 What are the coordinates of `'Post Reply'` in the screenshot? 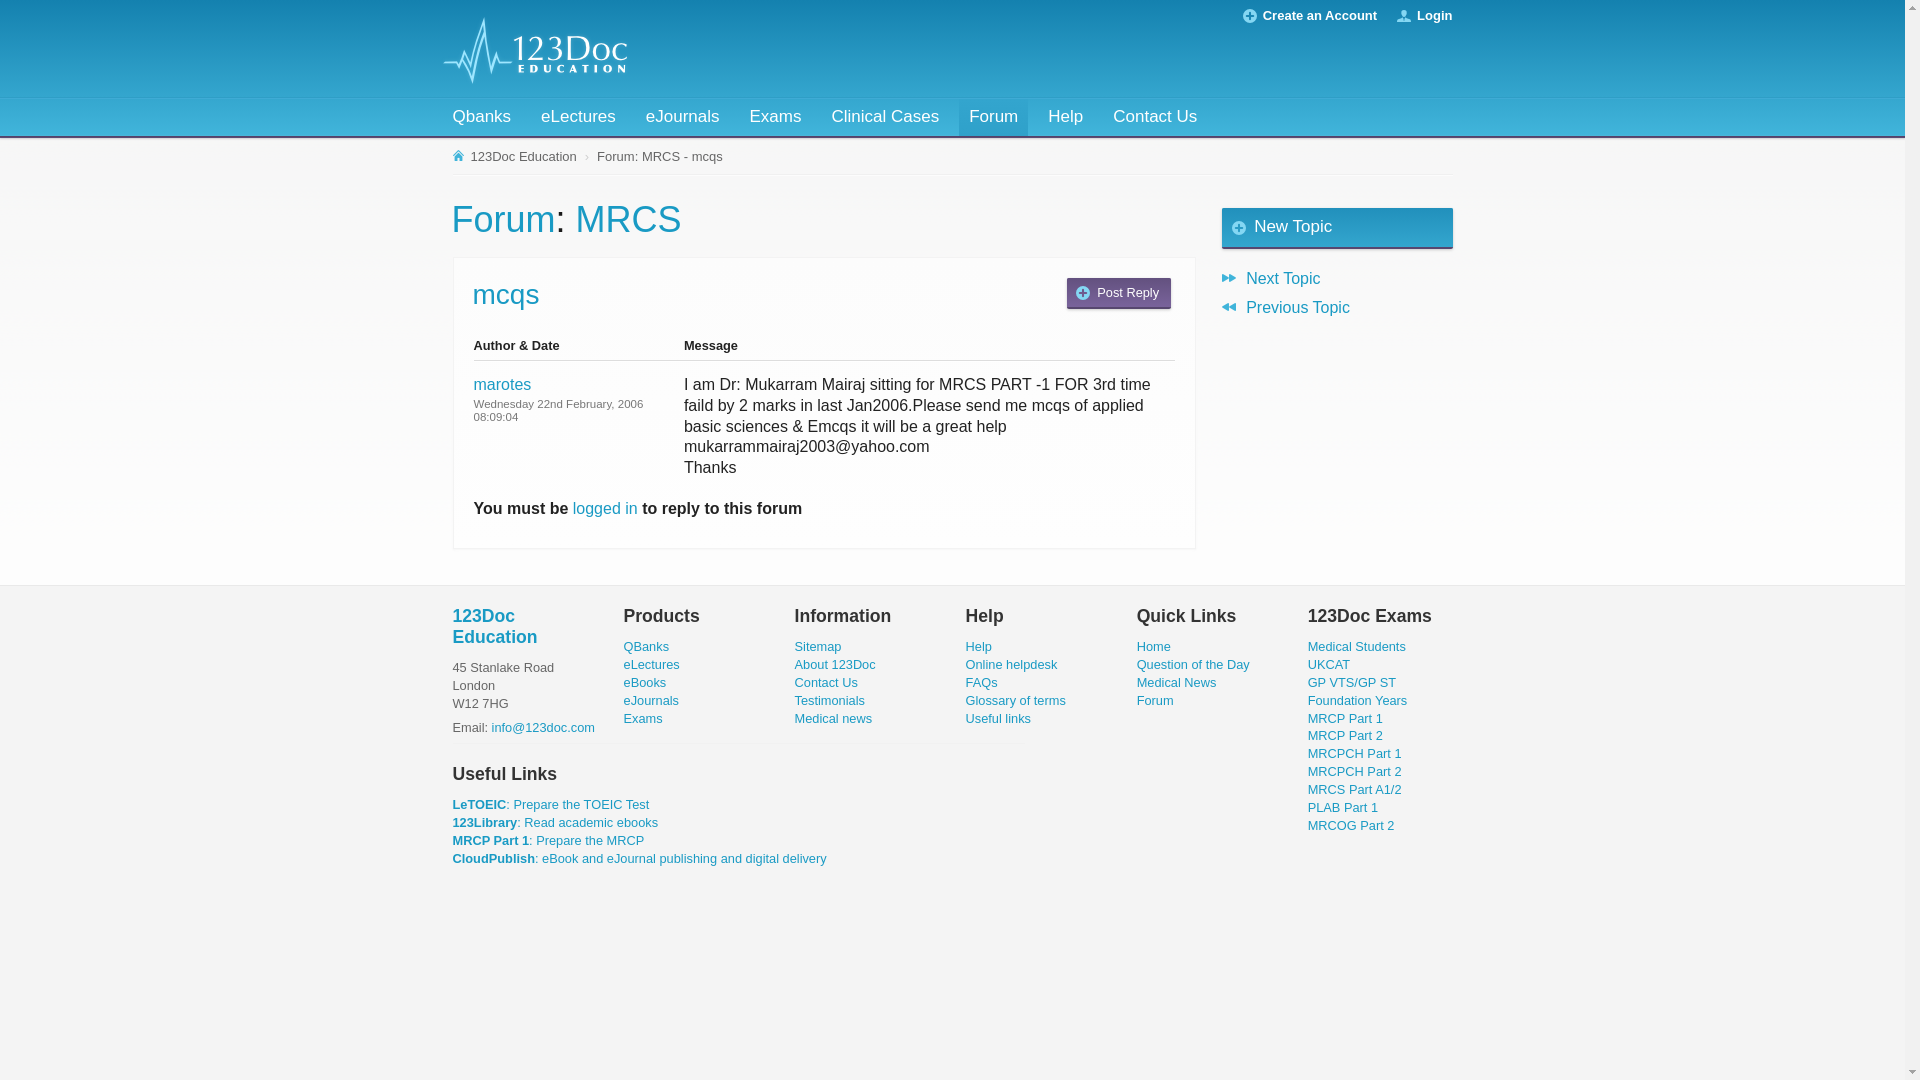 It's located at (1065, 293).